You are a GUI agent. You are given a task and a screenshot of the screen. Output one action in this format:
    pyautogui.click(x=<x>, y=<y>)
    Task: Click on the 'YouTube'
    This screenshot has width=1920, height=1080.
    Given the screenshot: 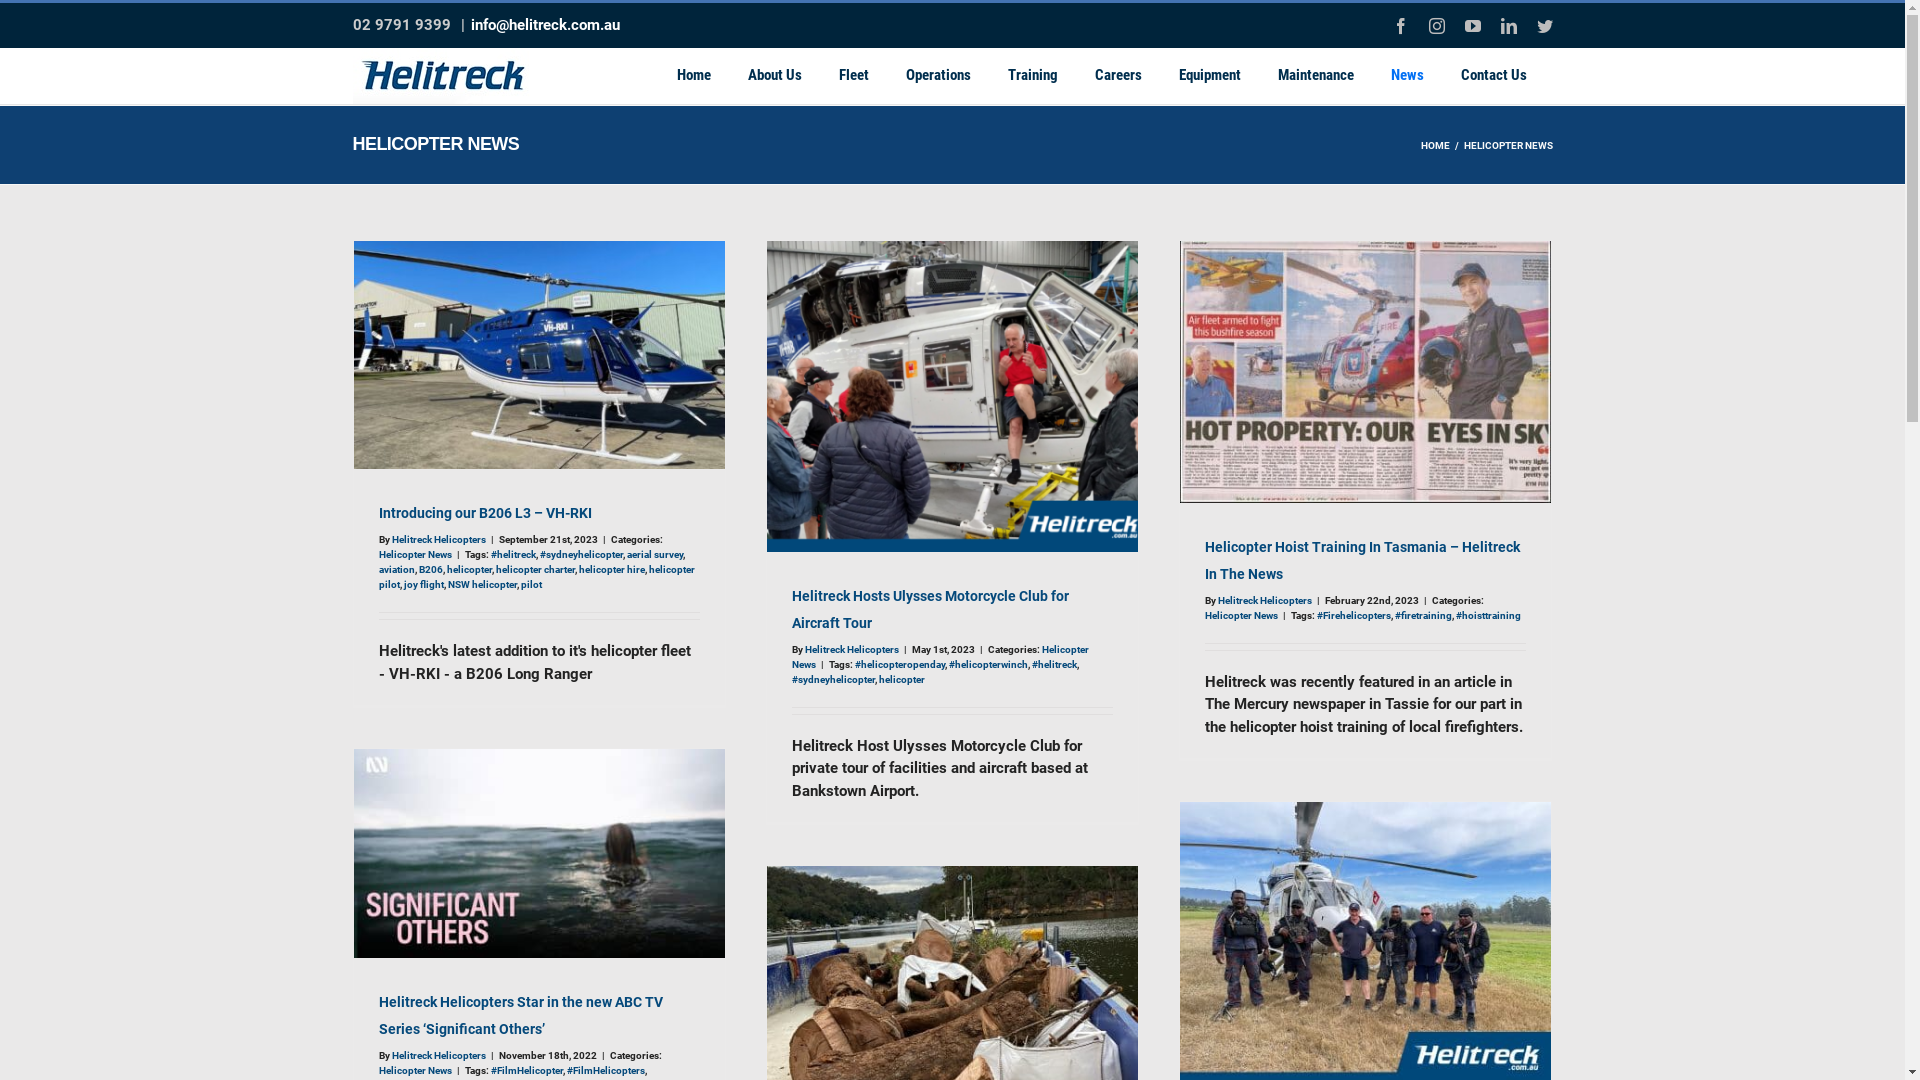 What is the action you would take?
    pyautogui.click(x=1472, y=26)
    